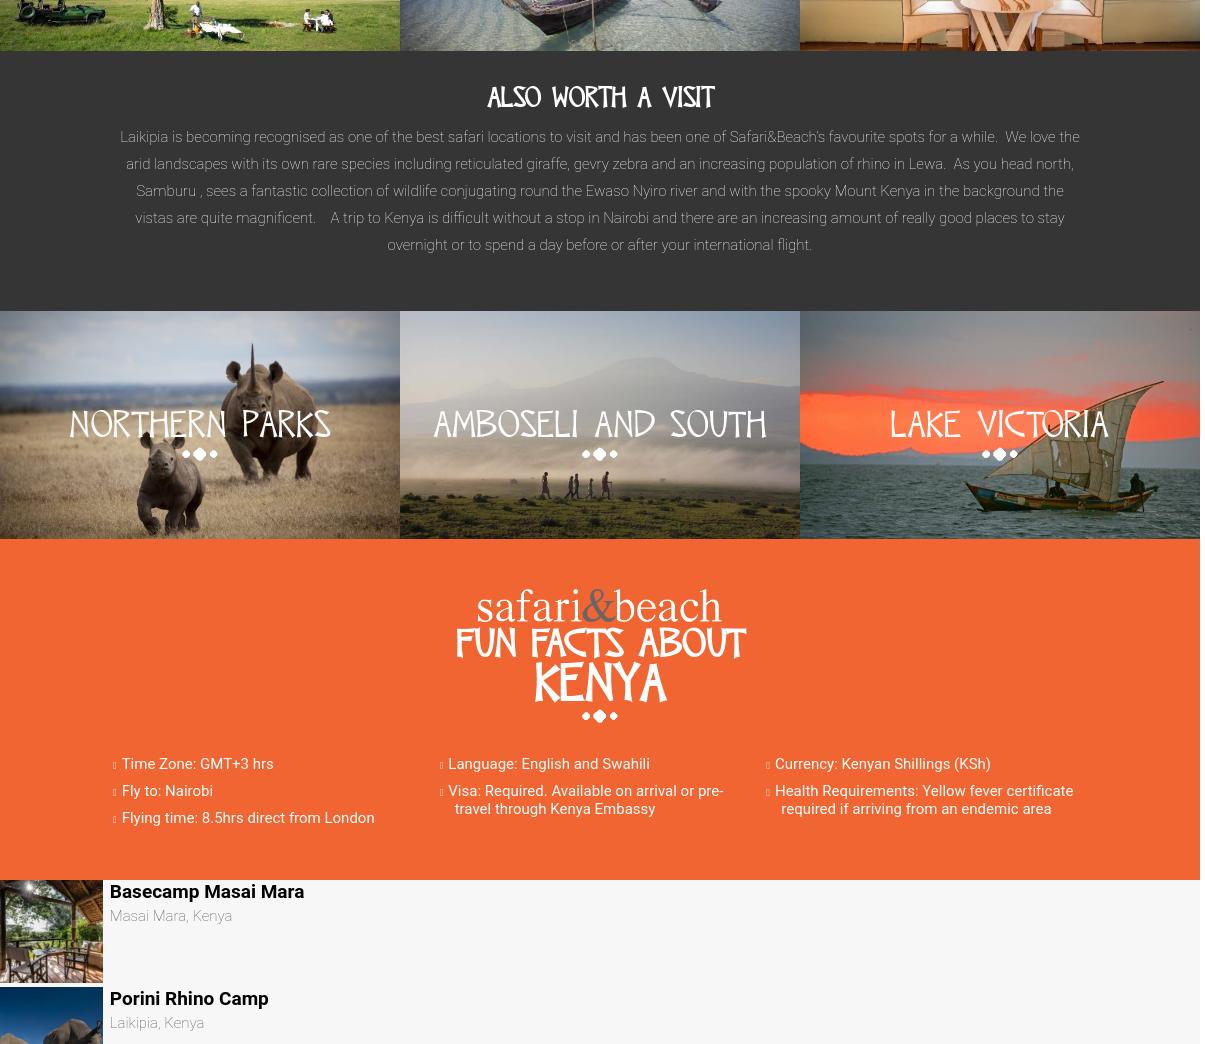  Describe the element at coordinates (998, 423) in the screenshot. I see `'Lake Victoria'` at that location.